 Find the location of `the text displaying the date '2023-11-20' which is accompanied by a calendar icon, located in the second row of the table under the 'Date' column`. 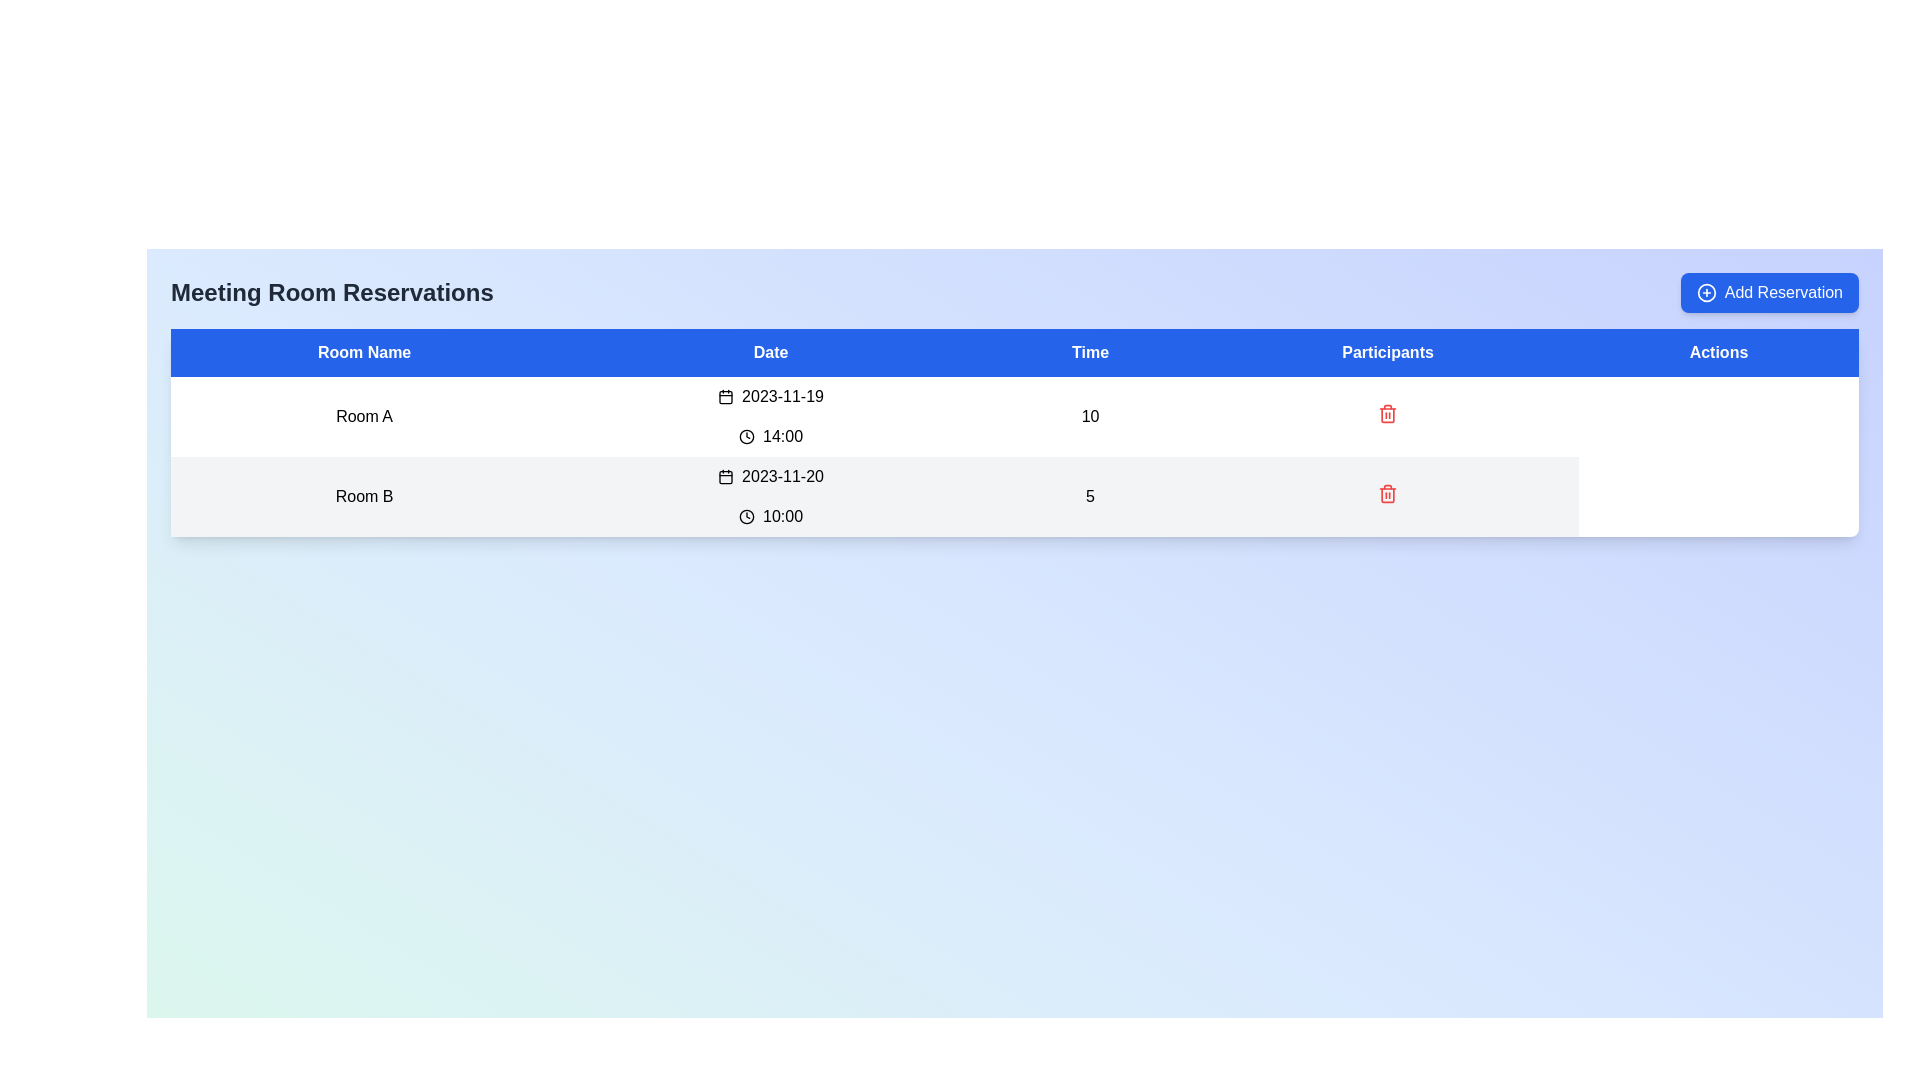

the text displaying the date '2023-11-20' which is accompanied by a calendar icon, located in the second row of the table under the 'Date' column is located at coordinates (770, 477).